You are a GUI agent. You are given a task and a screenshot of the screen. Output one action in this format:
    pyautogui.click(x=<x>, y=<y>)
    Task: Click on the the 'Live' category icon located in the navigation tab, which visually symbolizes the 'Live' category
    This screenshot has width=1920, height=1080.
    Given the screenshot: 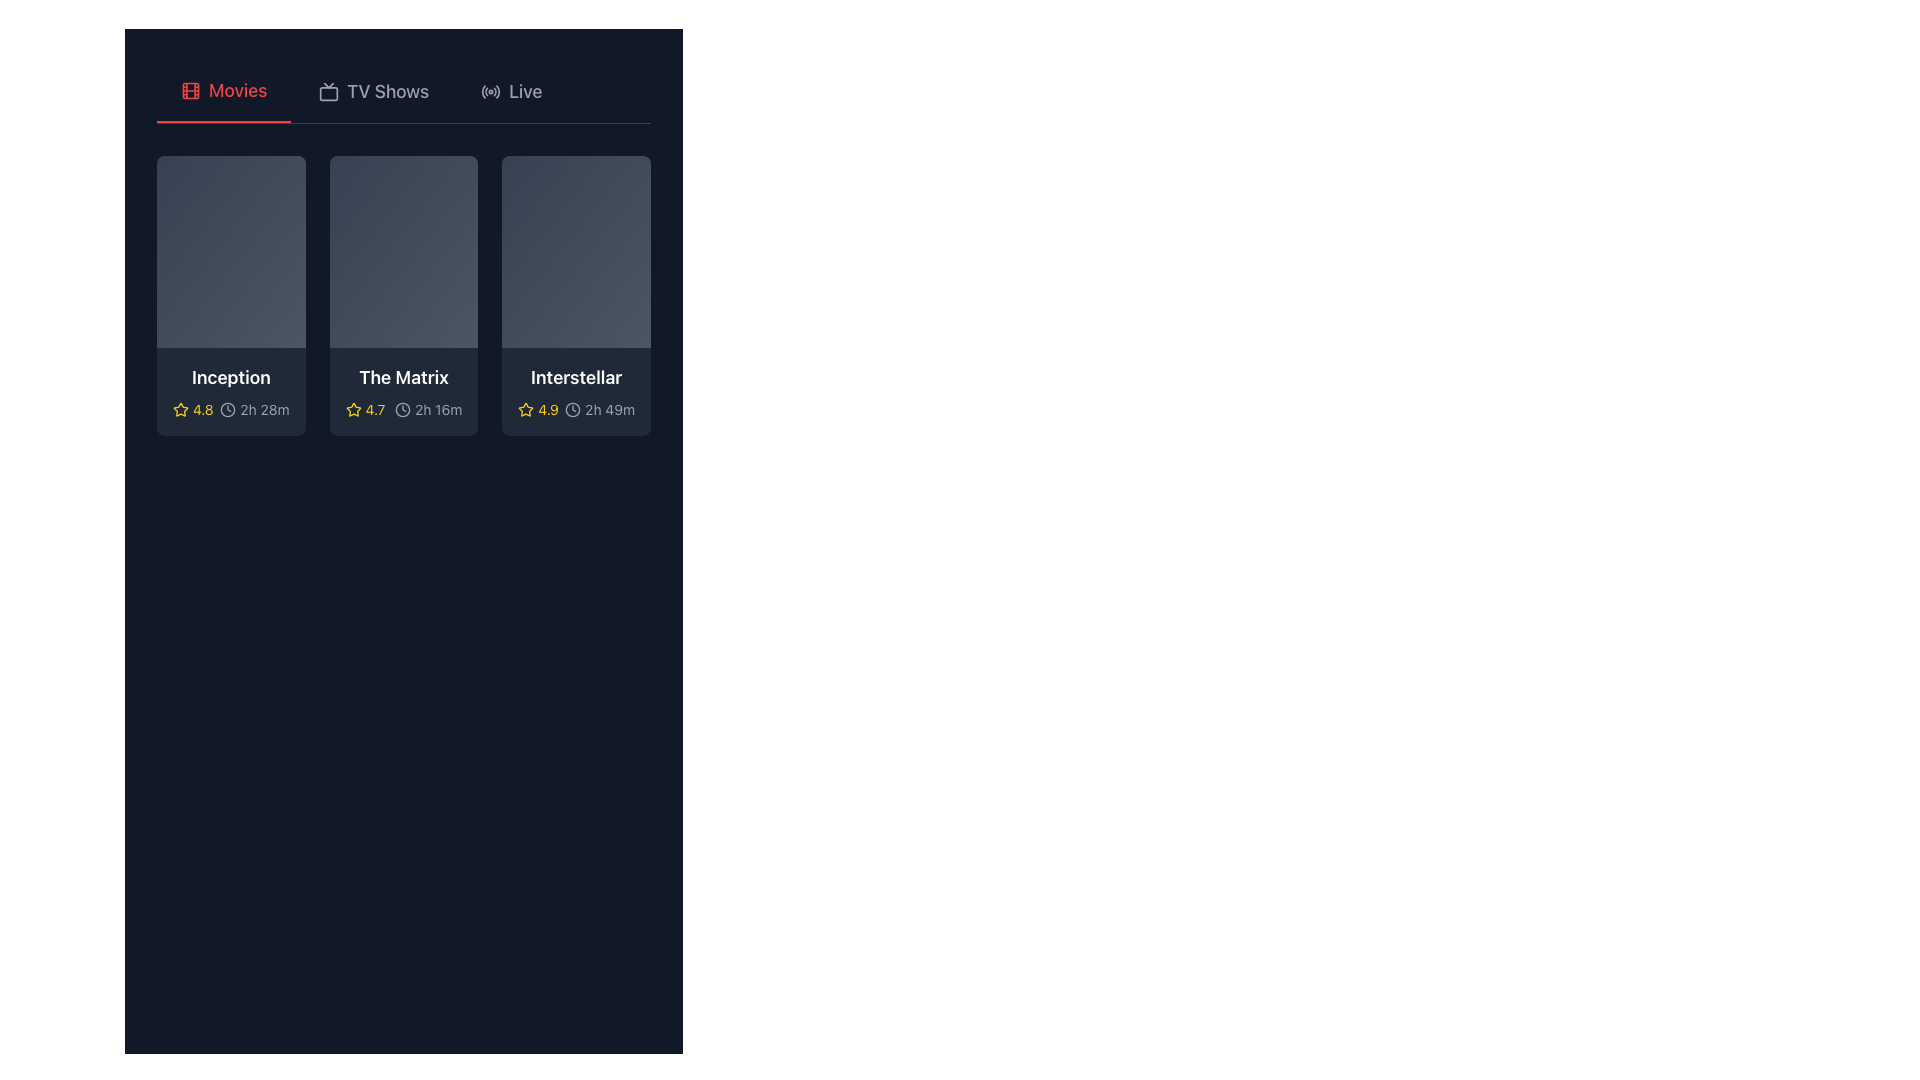 What is the action you would take?
    pyautogui.click(x=491, y=92)
    